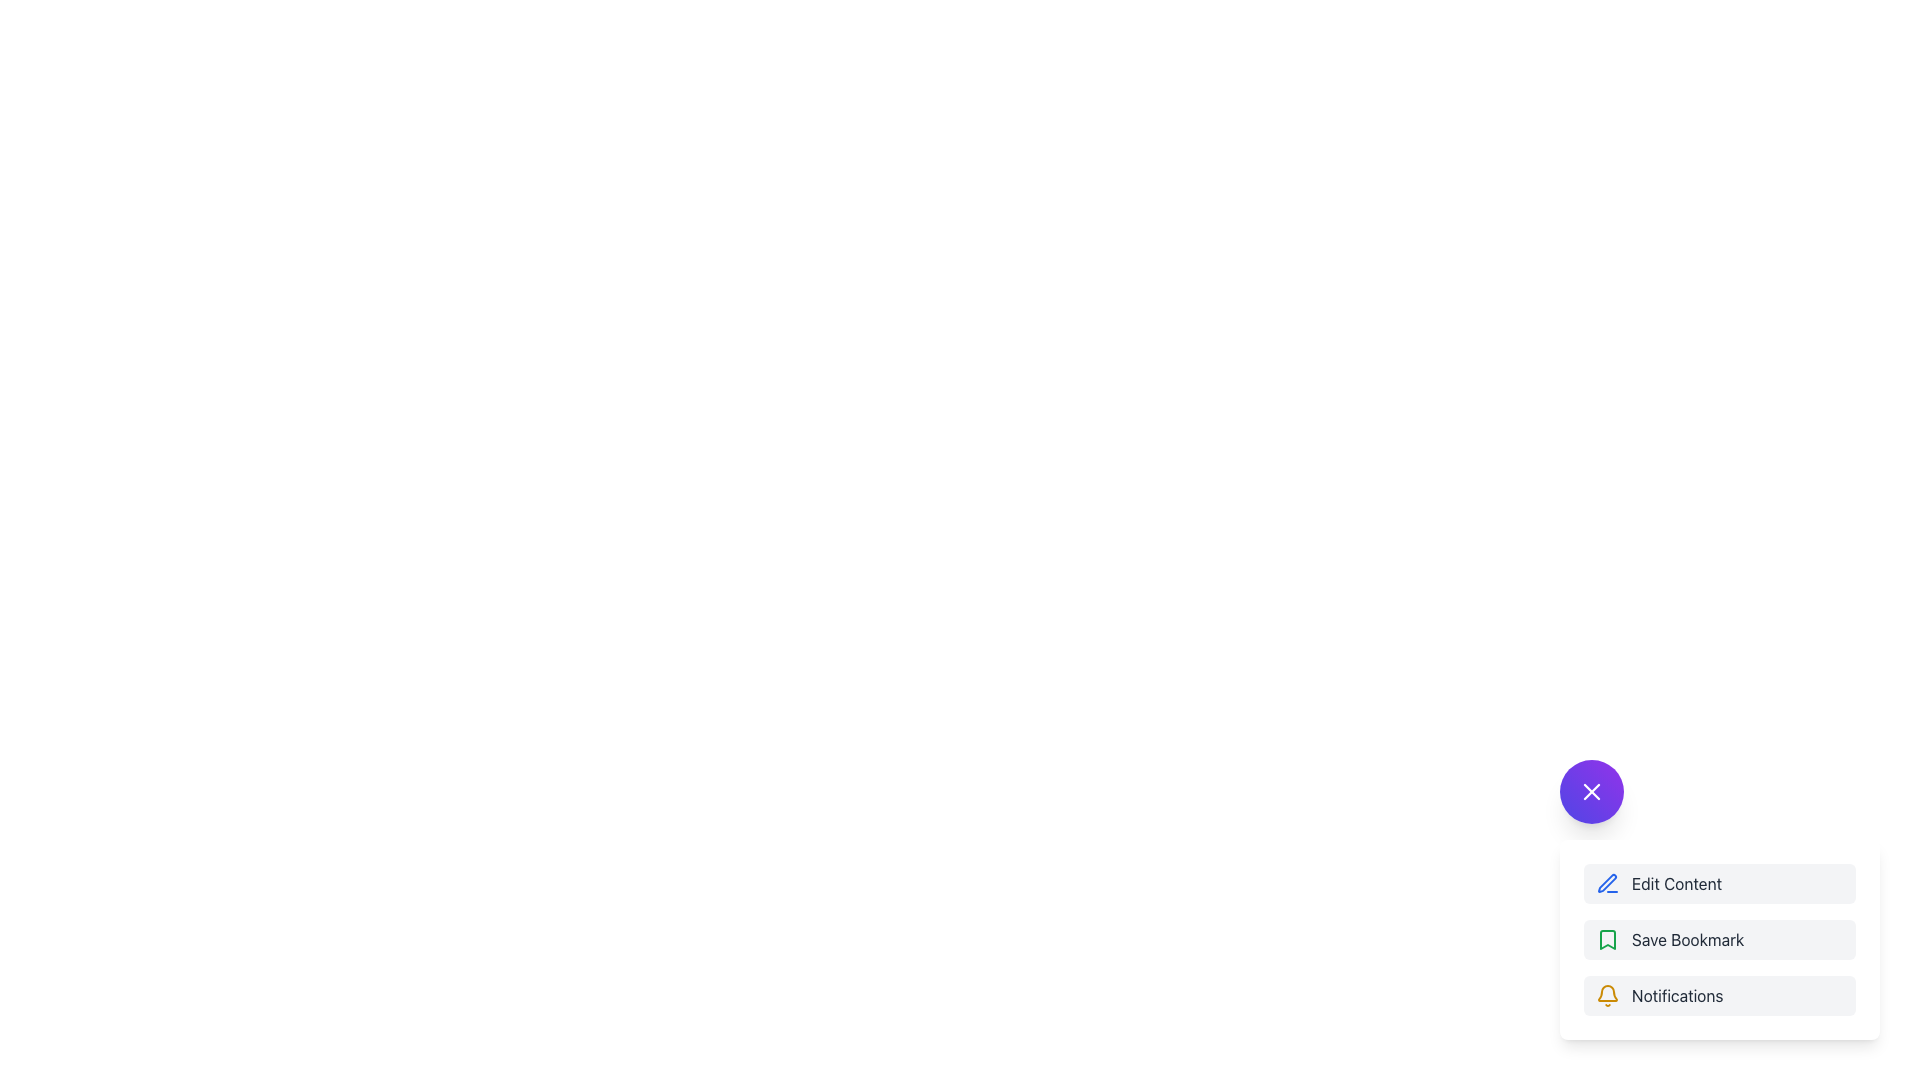  Describe the element at coordinates (1591, 790) in the screenshot. I see `the close 'X' icon located inside a circular button in the bottom-right region of the interface` at that location.